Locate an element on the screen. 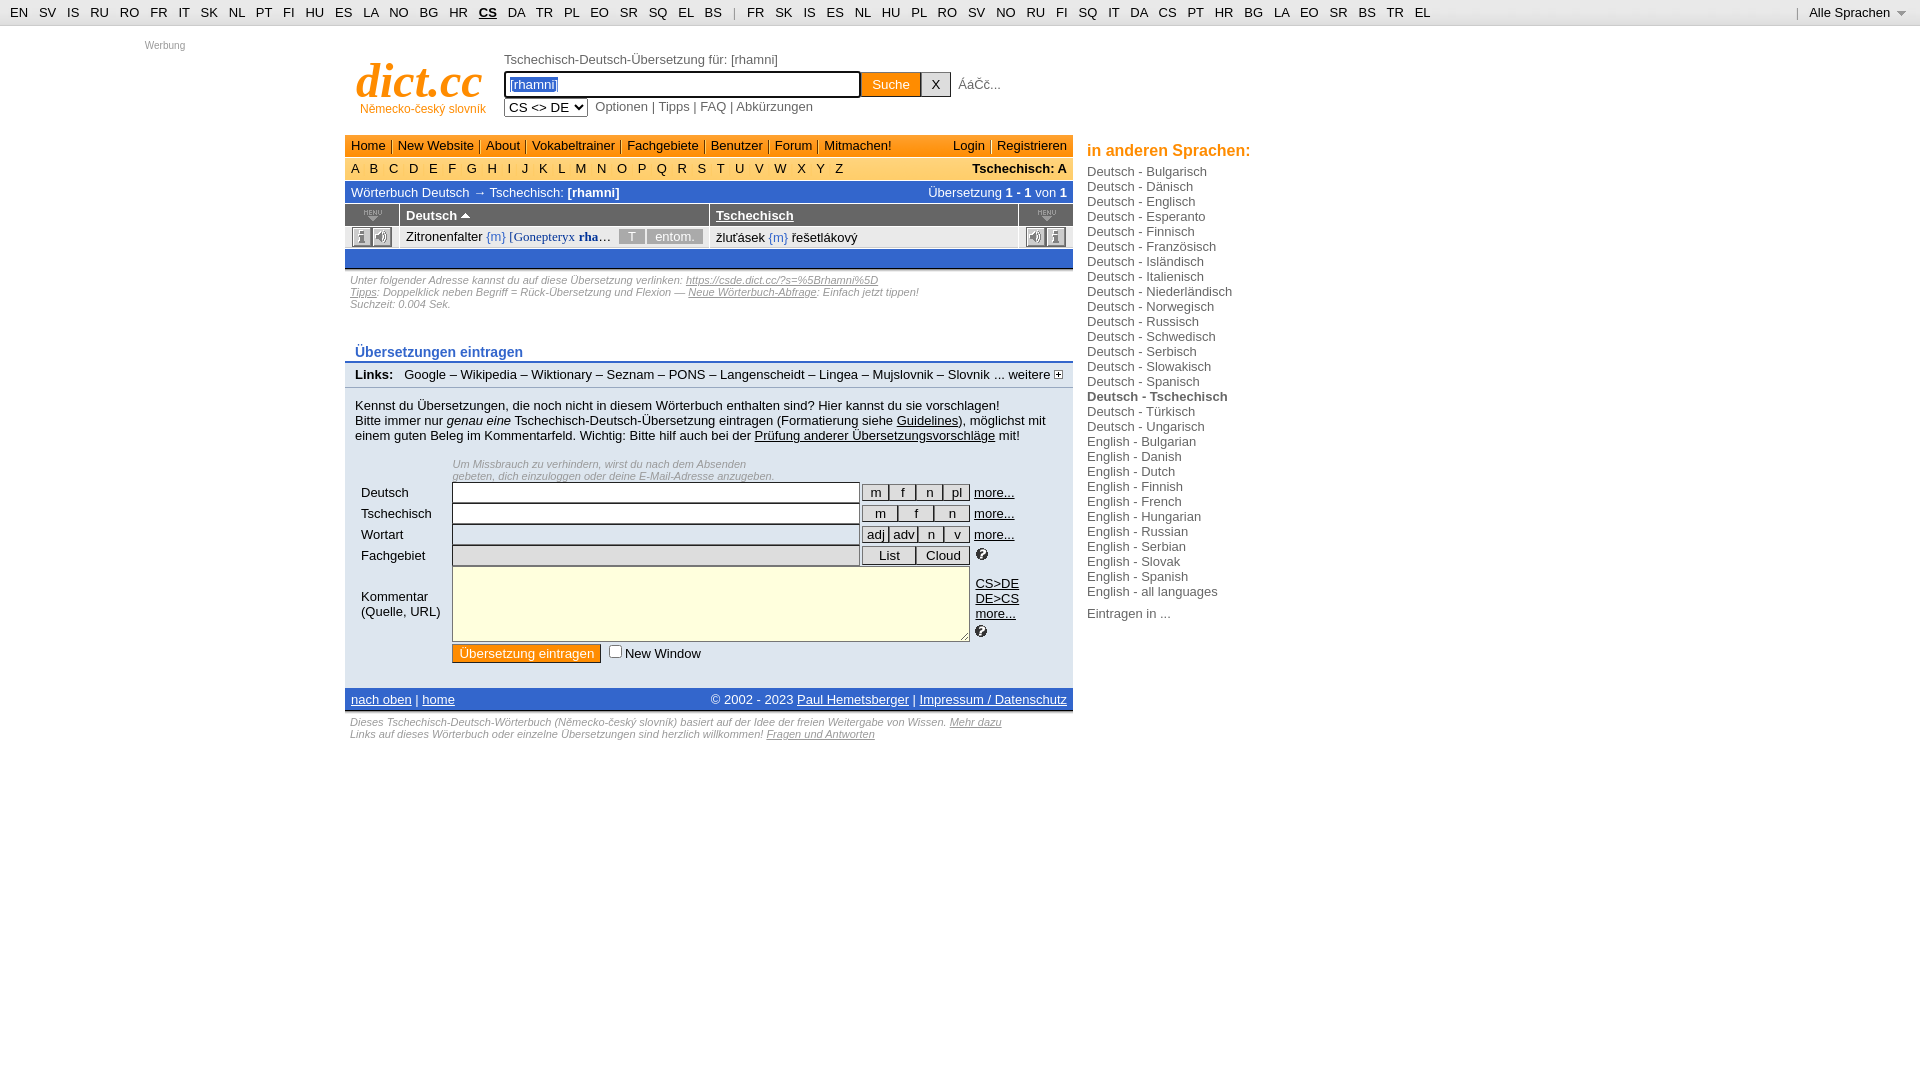  'U' is located at coordinates (738, 167).